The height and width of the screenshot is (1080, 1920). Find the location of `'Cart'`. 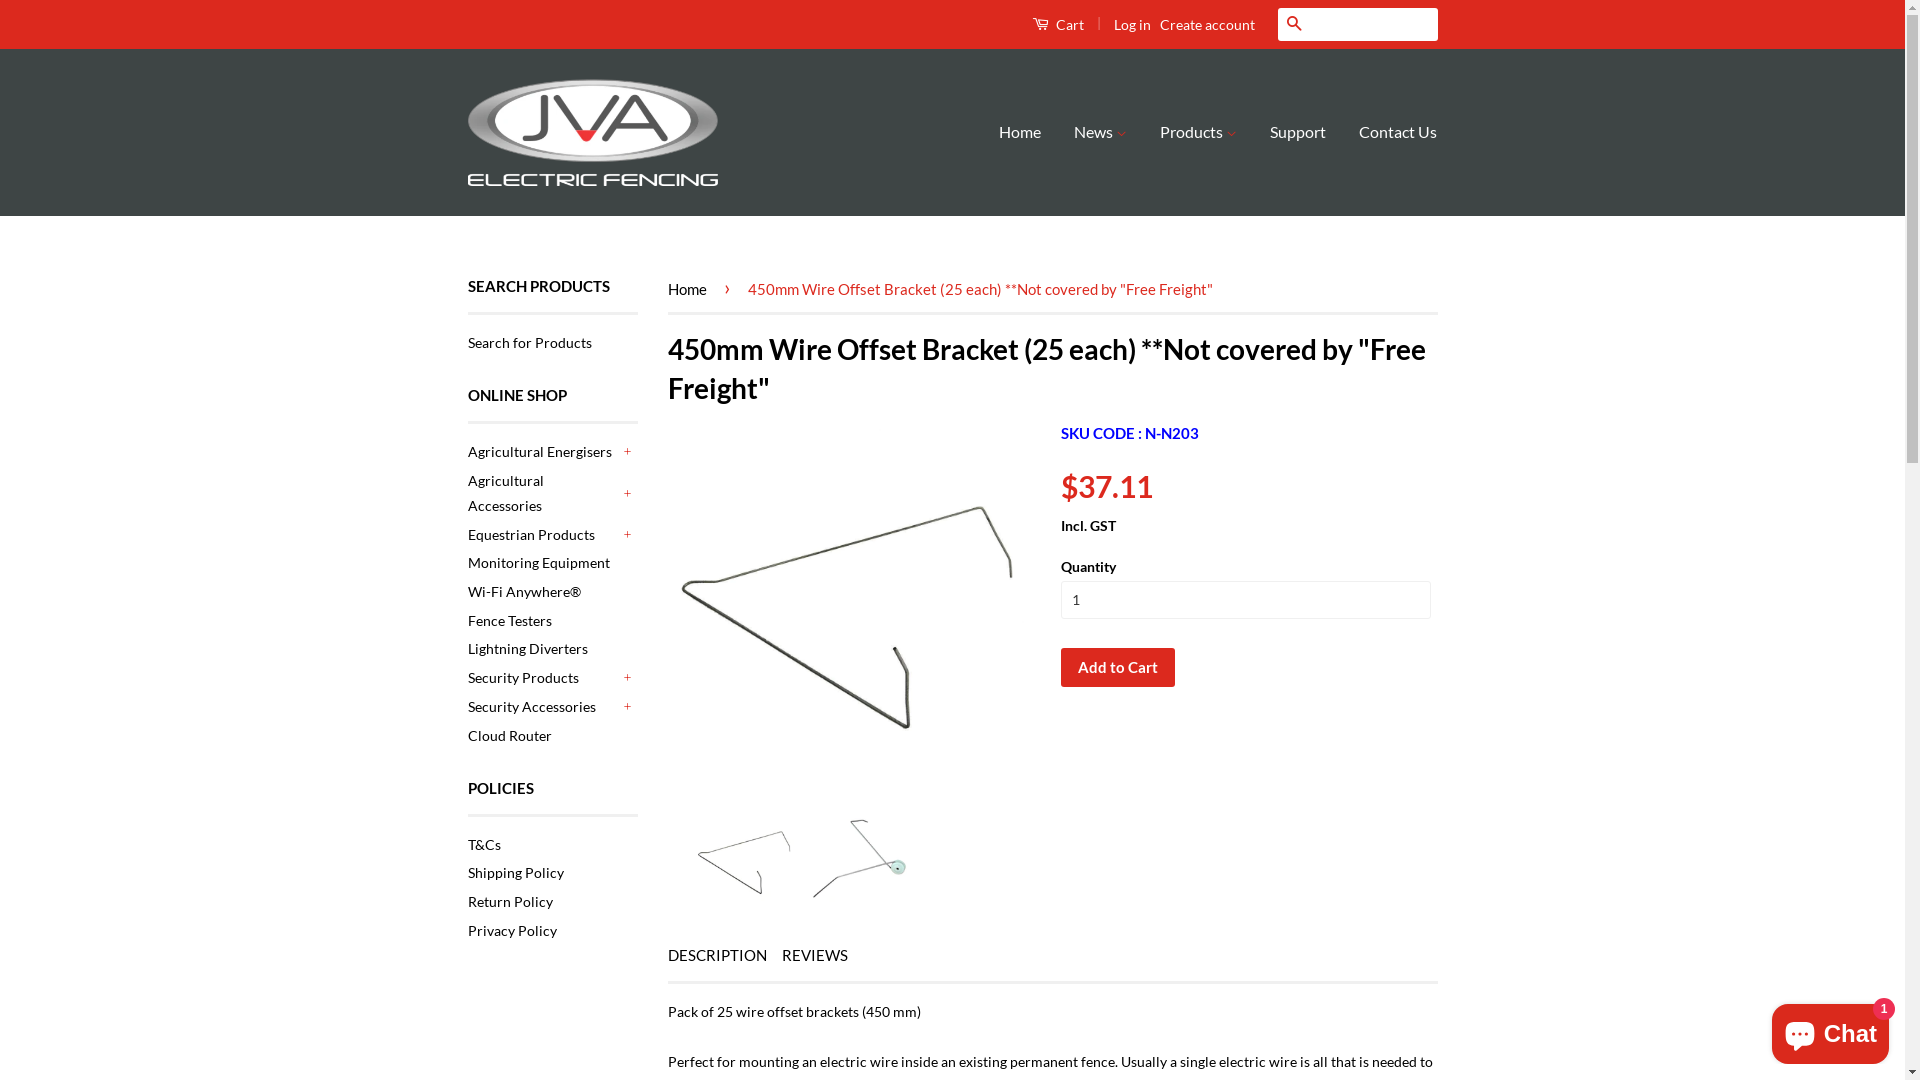

'Cart' is located at coordinates (1056, 23).